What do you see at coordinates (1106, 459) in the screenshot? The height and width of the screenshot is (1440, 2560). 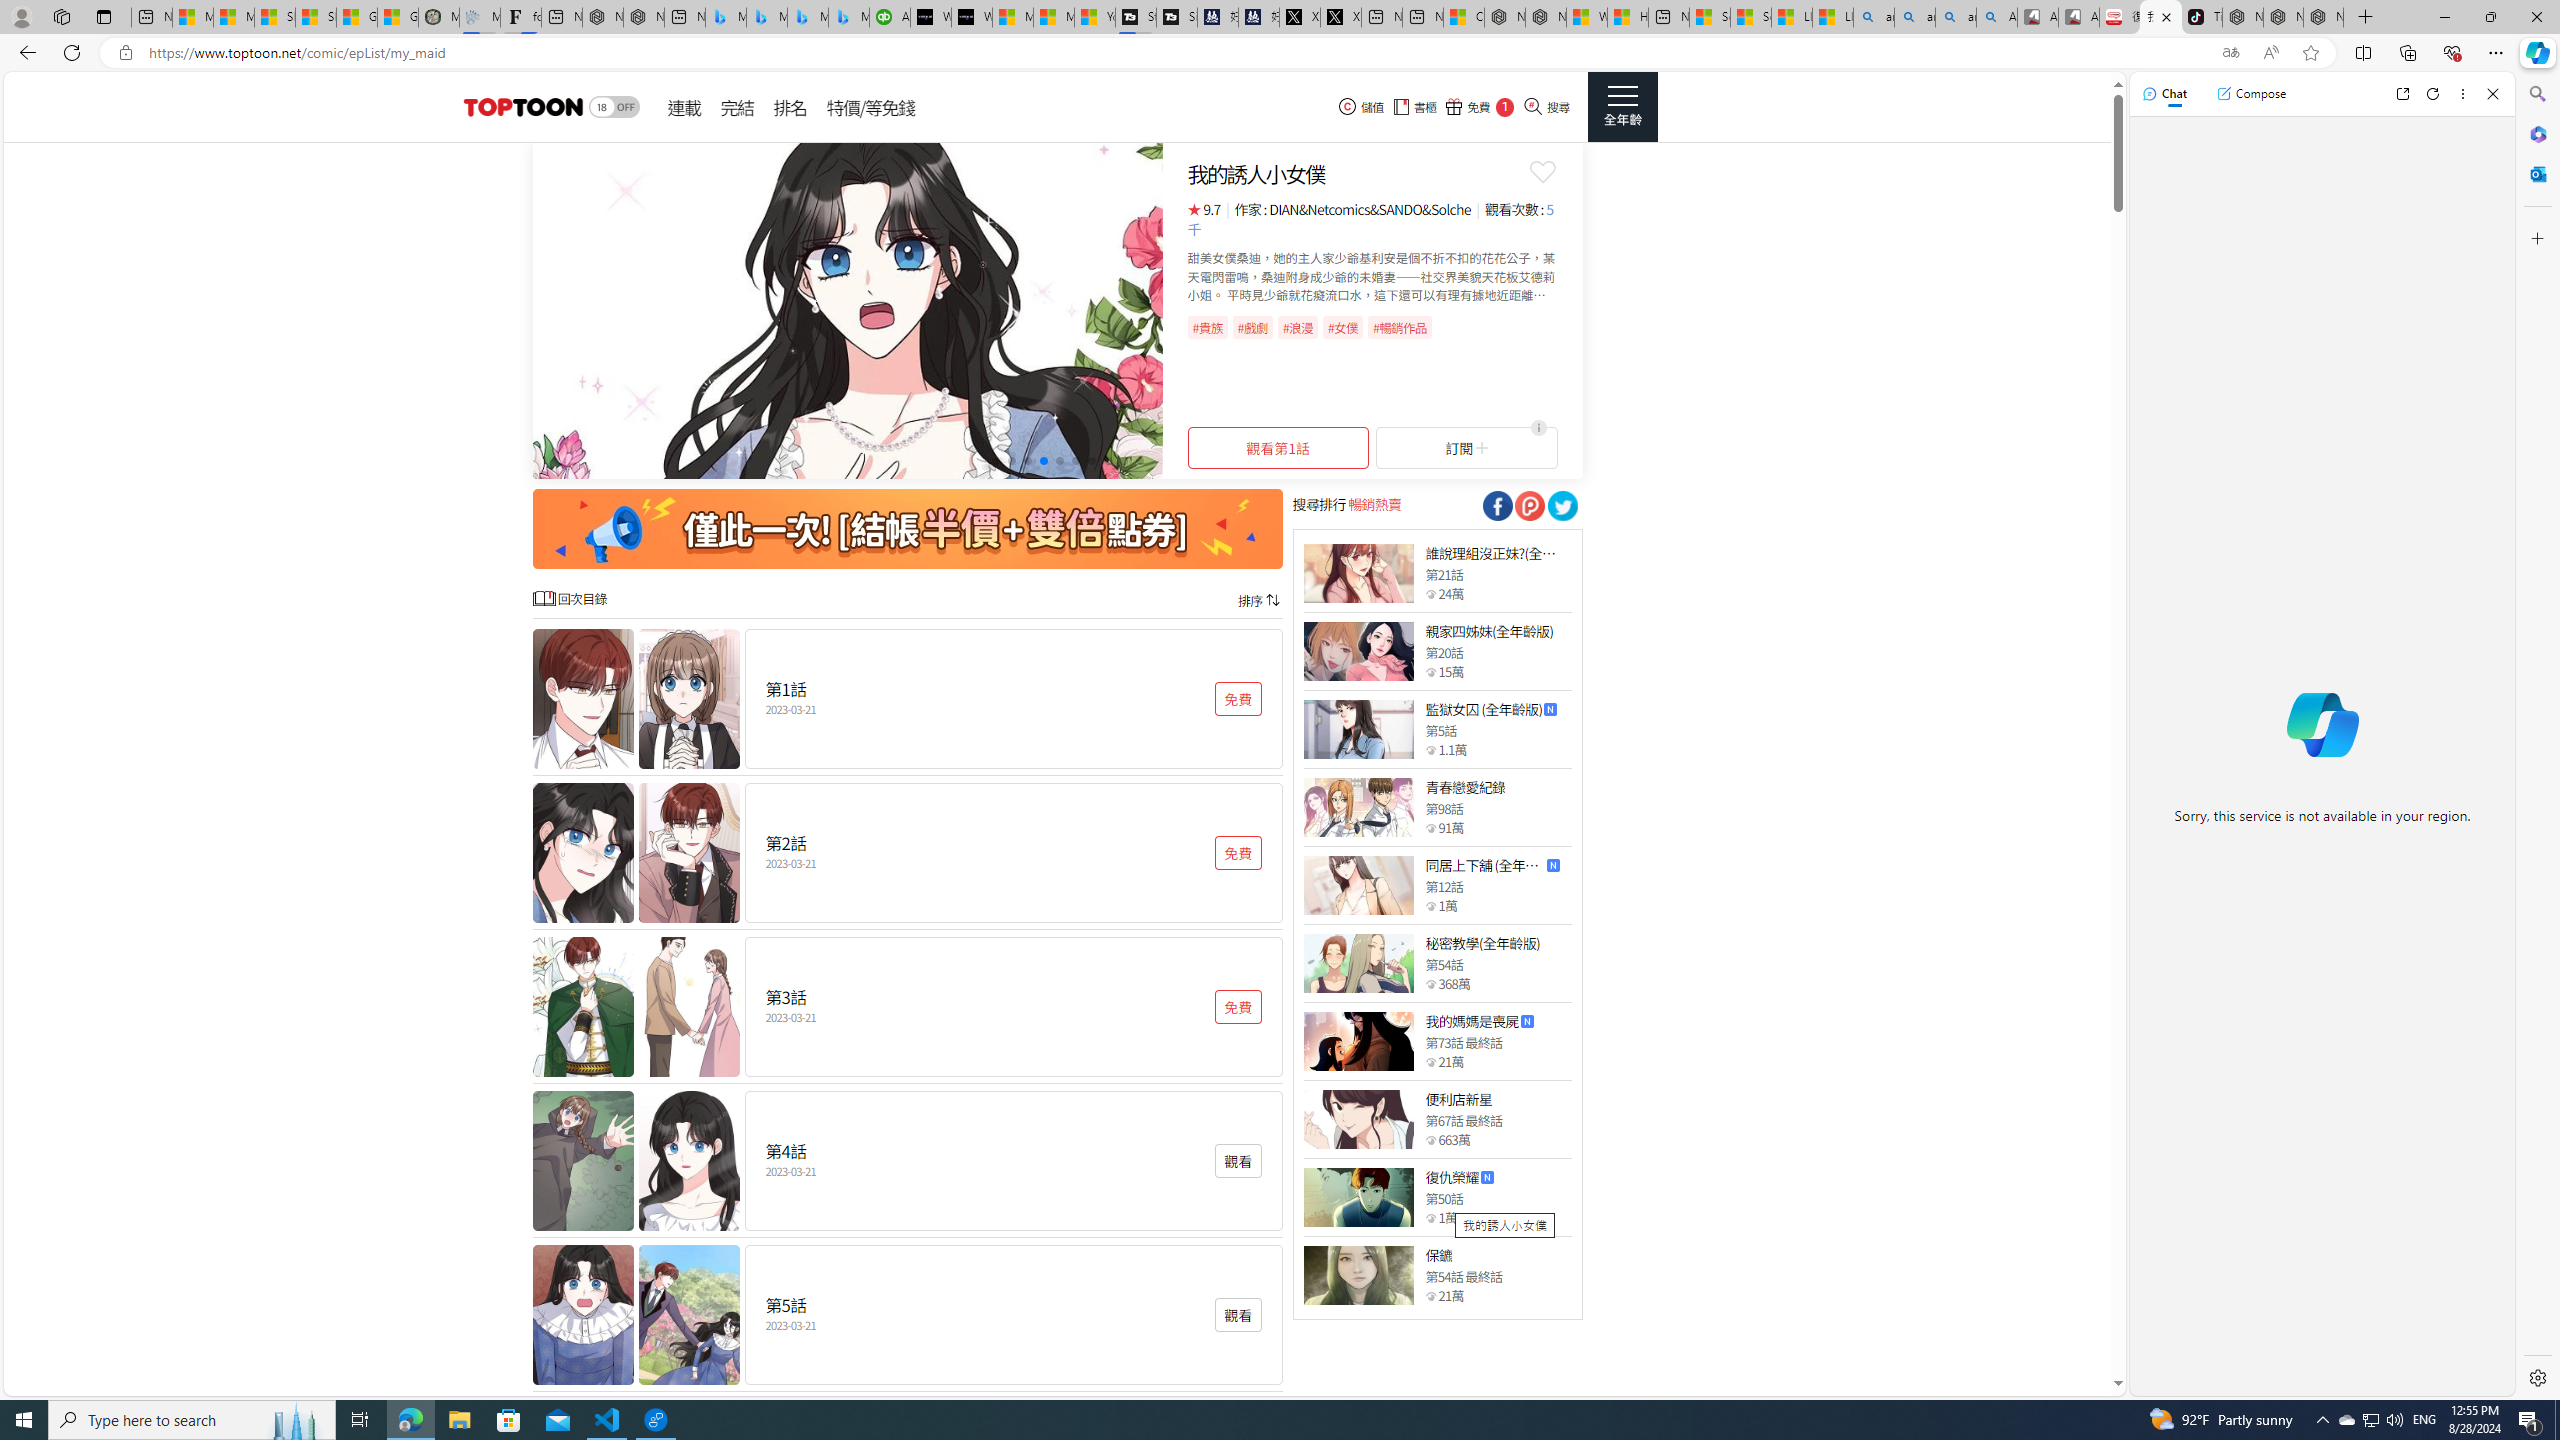 I see `'Go to slide 8'` at bounding box center [1106, 459].